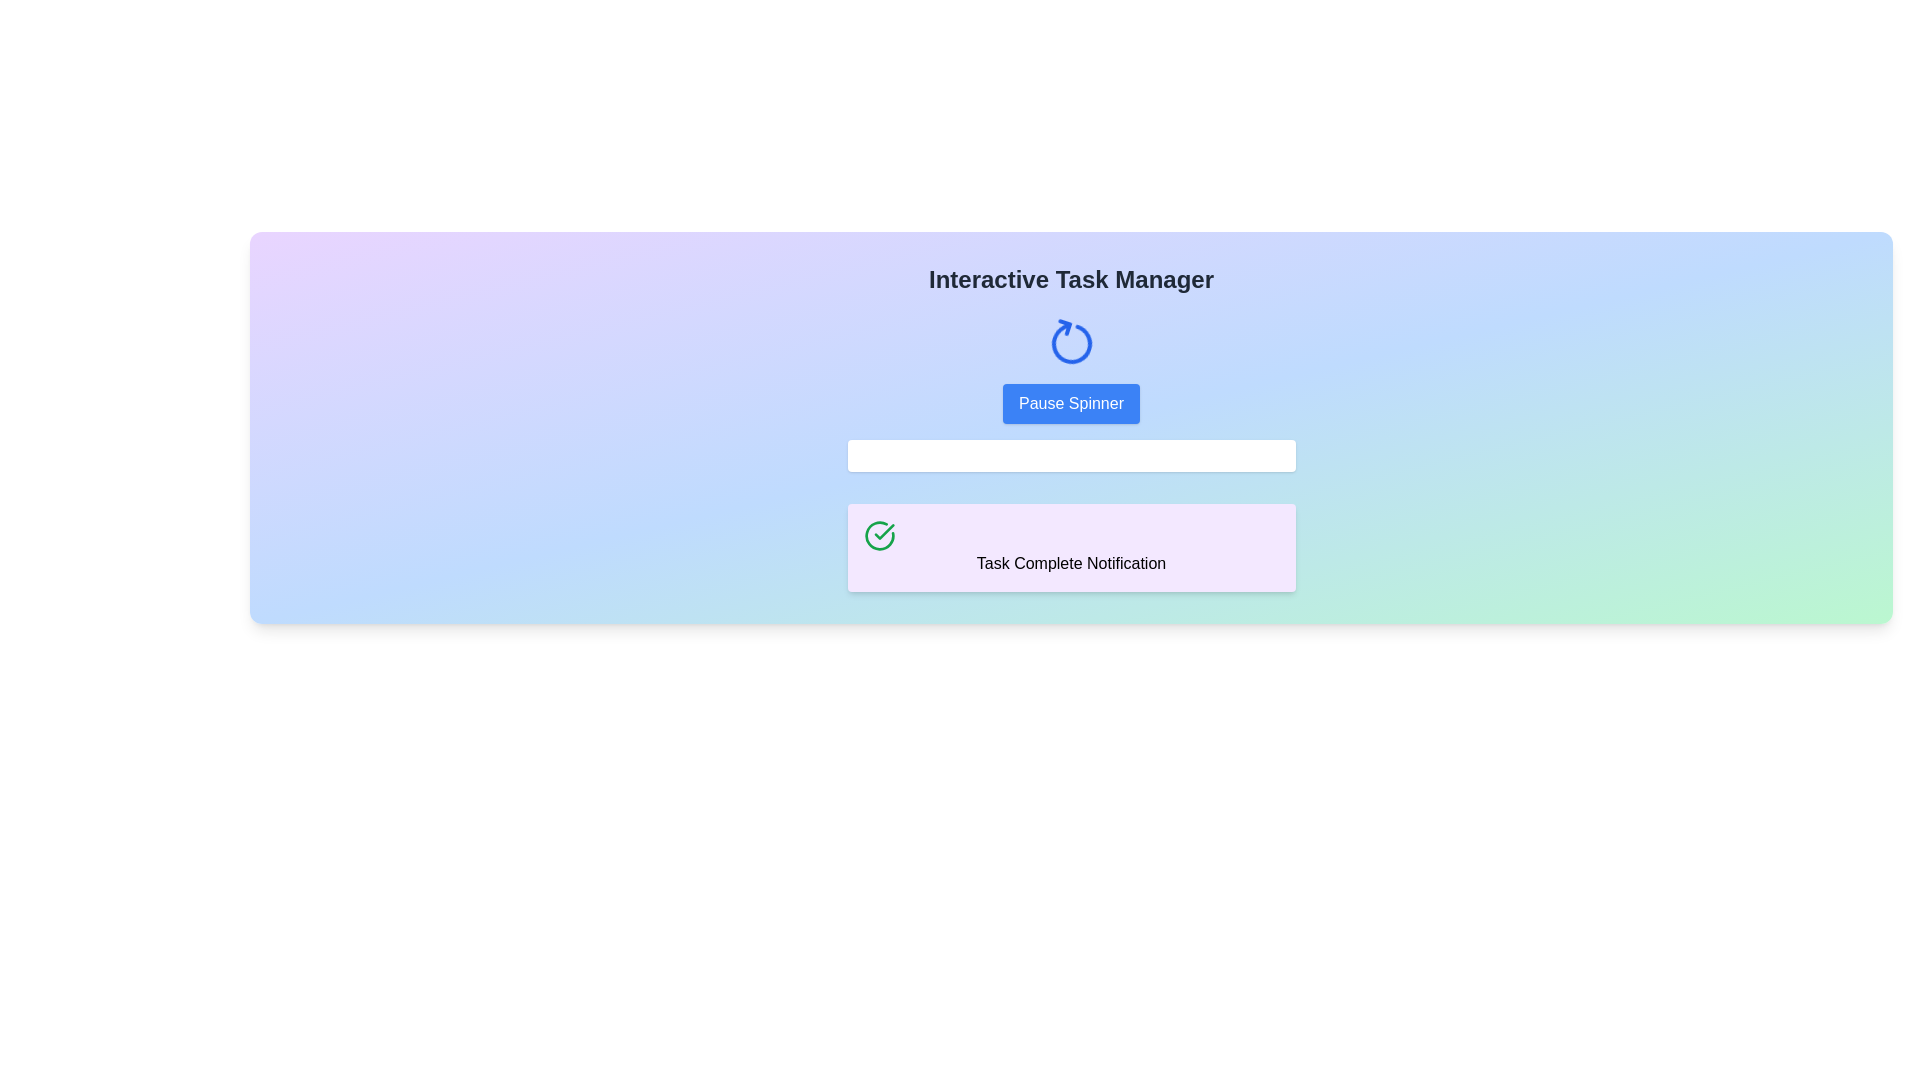 The image size is (1920, 1080). Describe the element at coordinates (883, 531) in the screenshot. I see `the green checkmark icon located in the top-left corner of the 'Task Complete Notification' card` at that location.